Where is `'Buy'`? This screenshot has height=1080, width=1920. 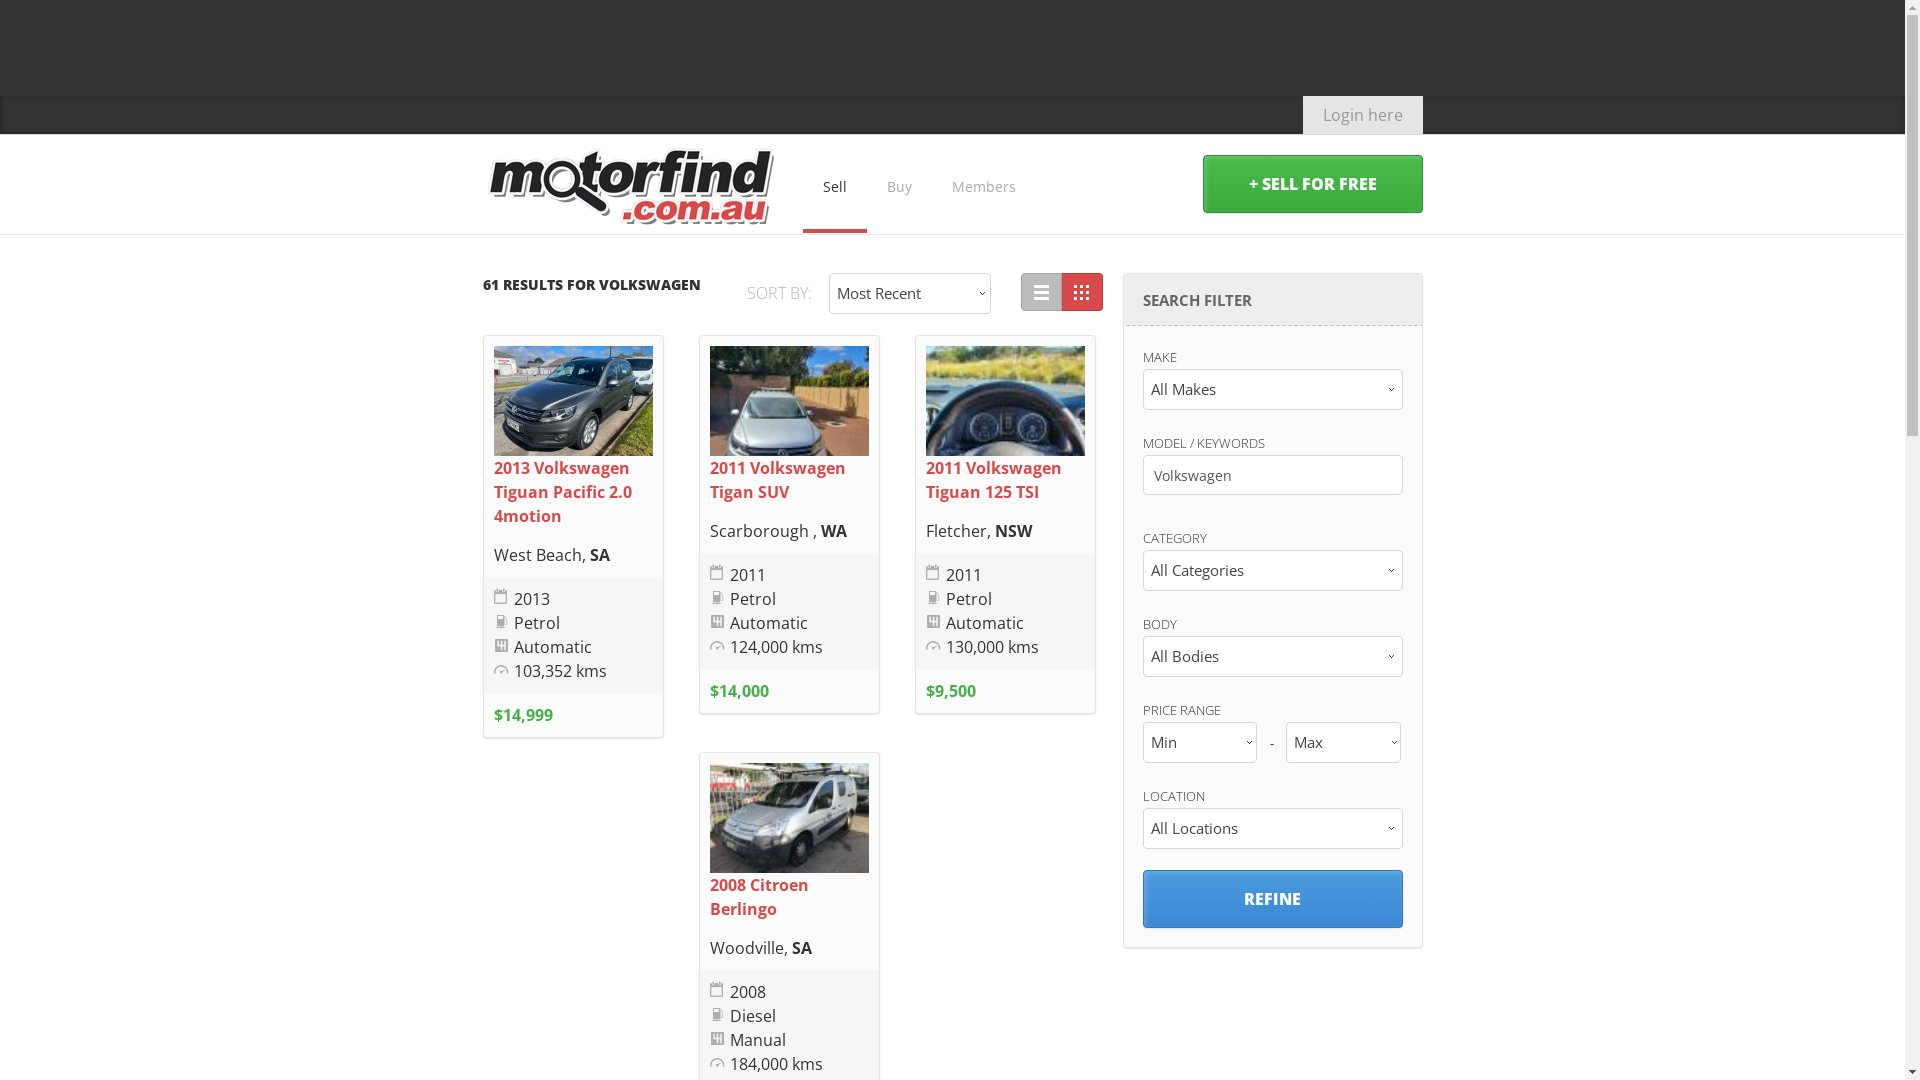
'Buy' is located at coordinates (897, 184).